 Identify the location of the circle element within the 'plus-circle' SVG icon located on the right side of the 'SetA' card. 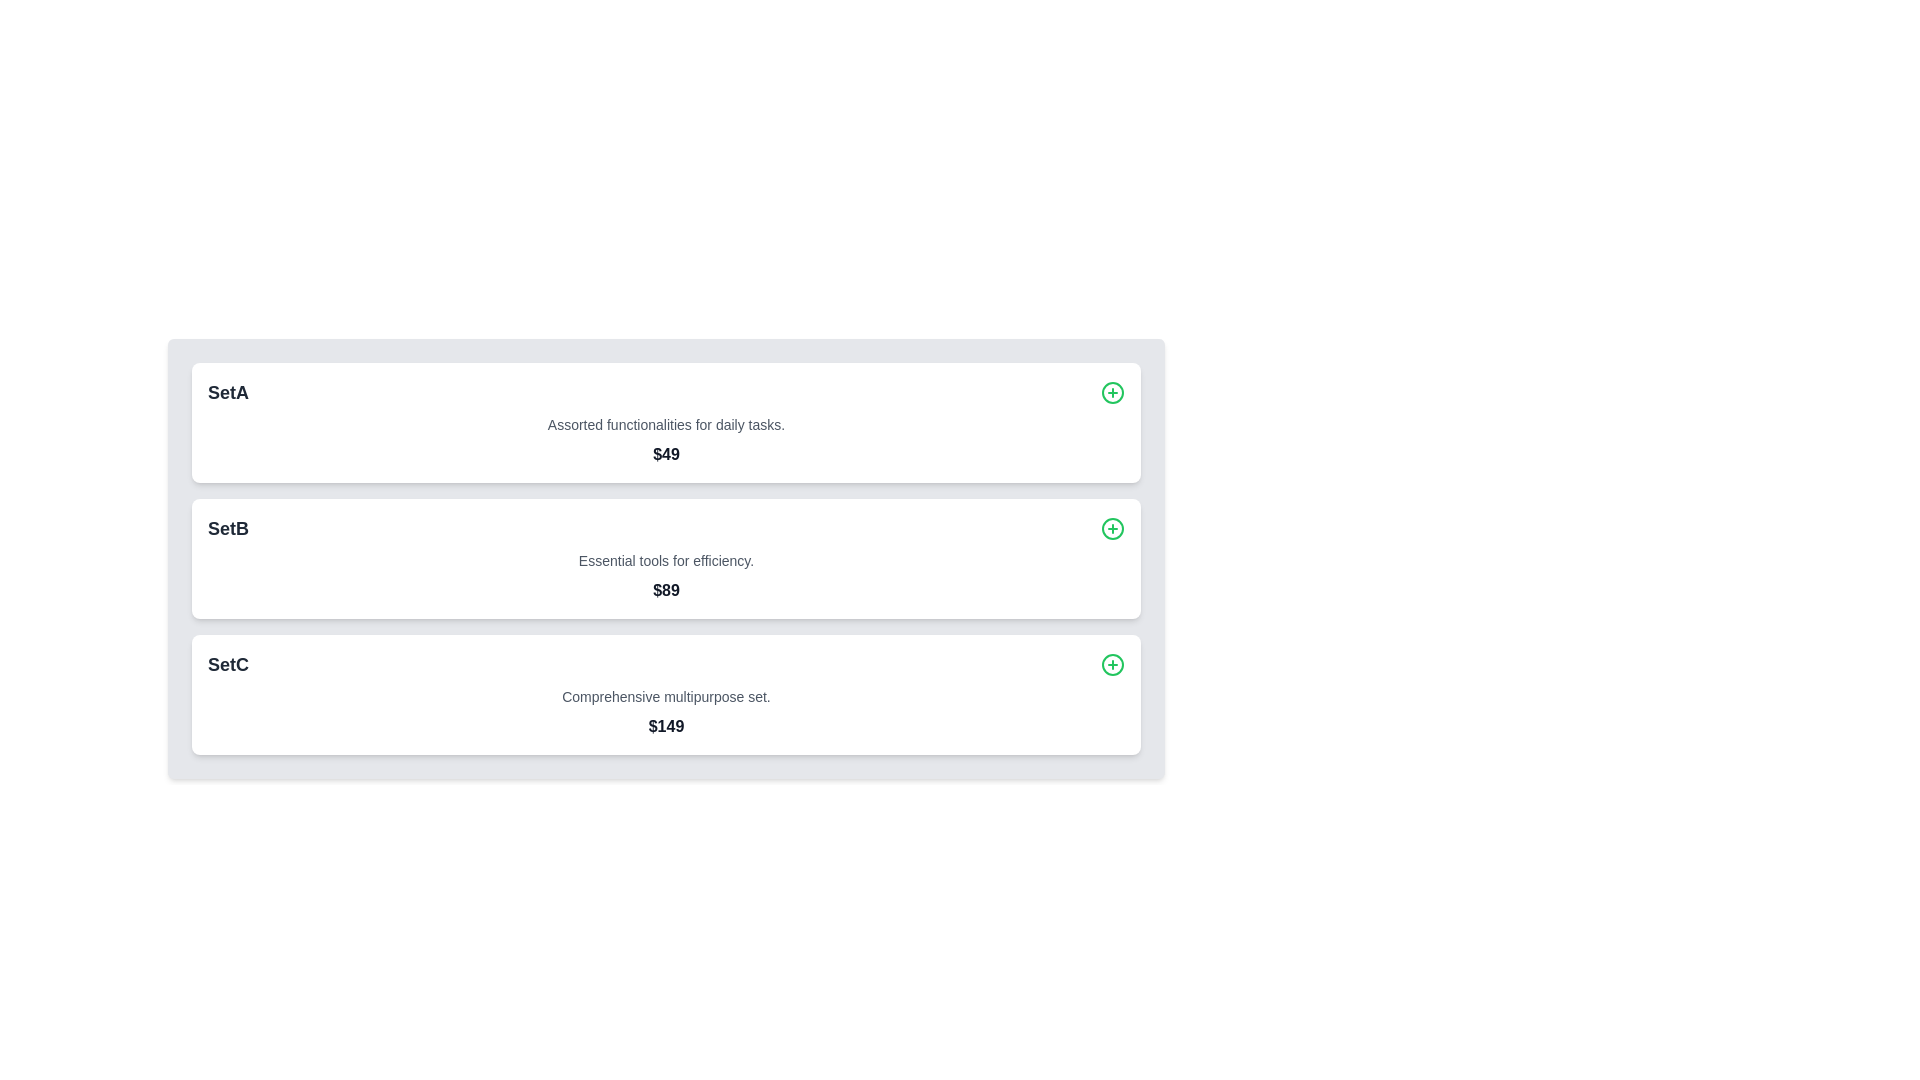
(1112, 393).